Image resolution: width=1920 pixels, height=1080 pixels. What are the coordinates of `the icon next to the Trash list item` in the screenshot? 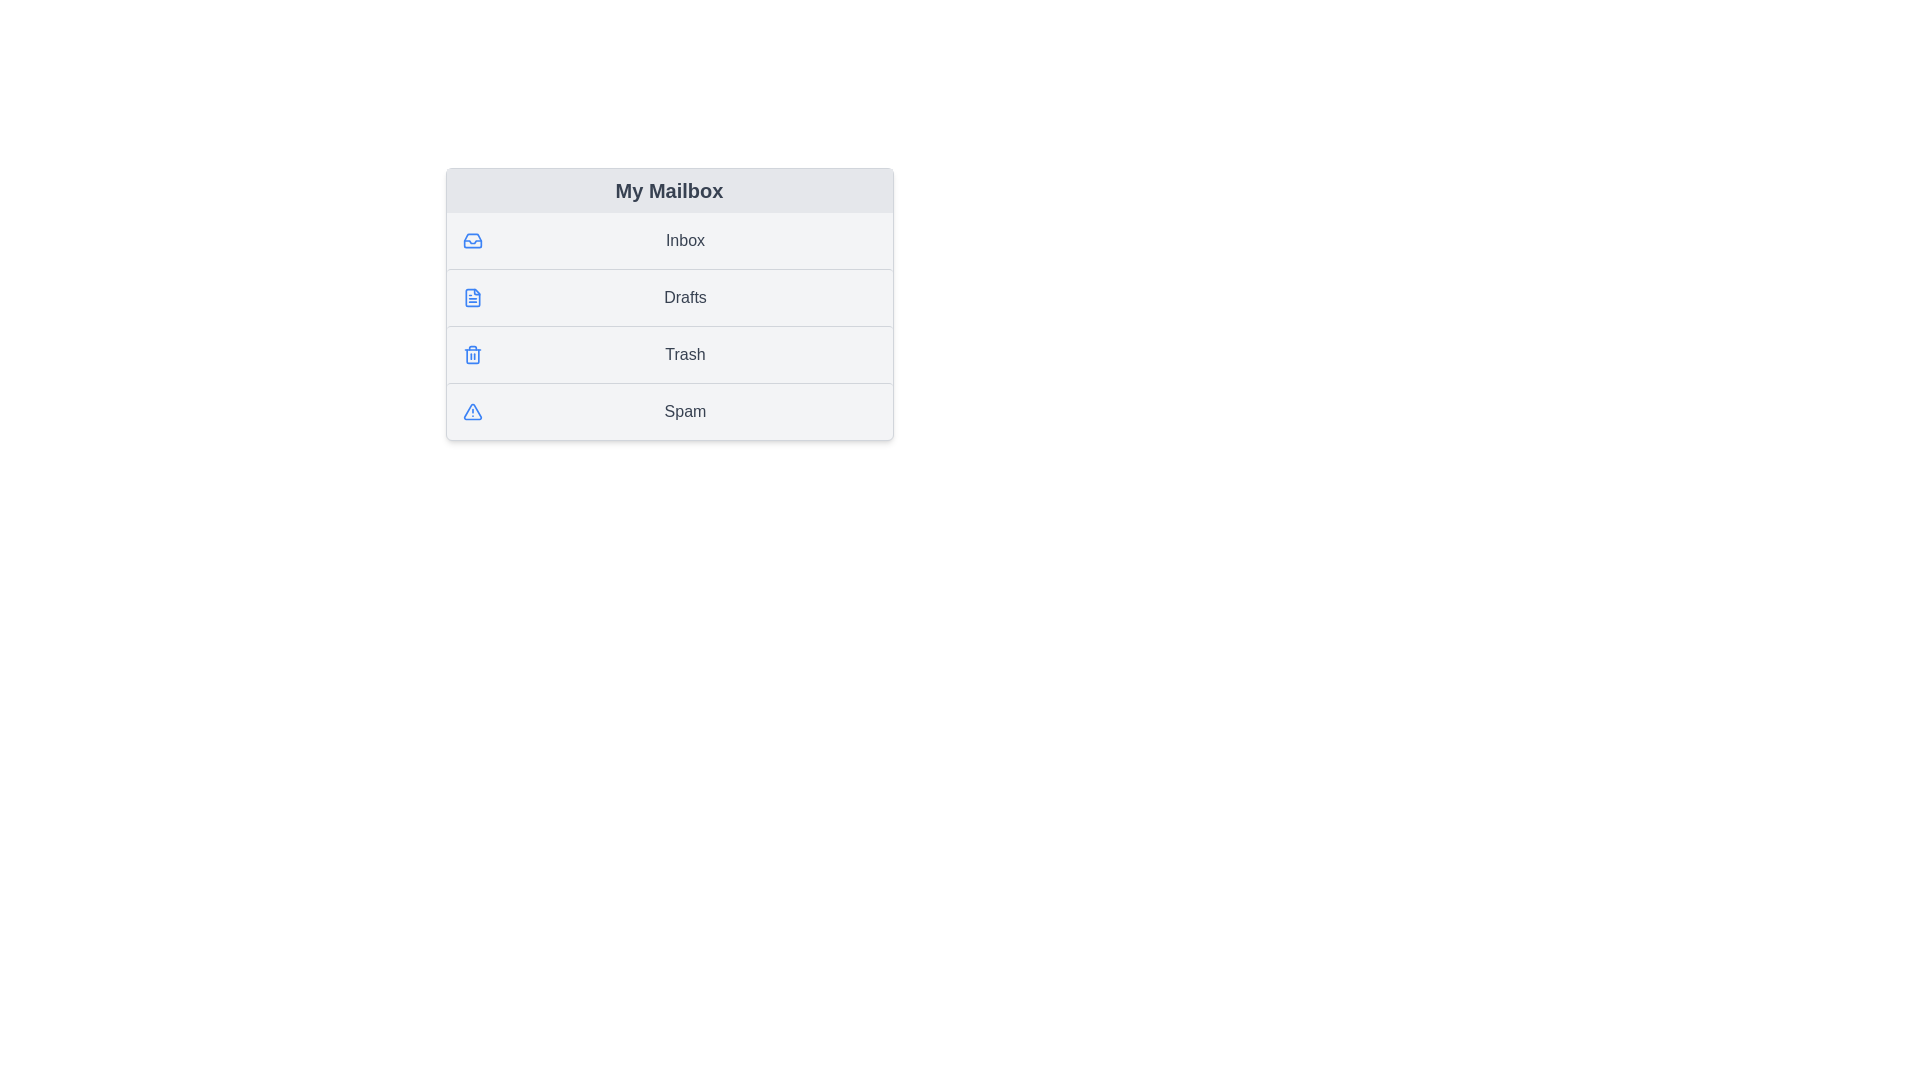 It's located at (471, 353).